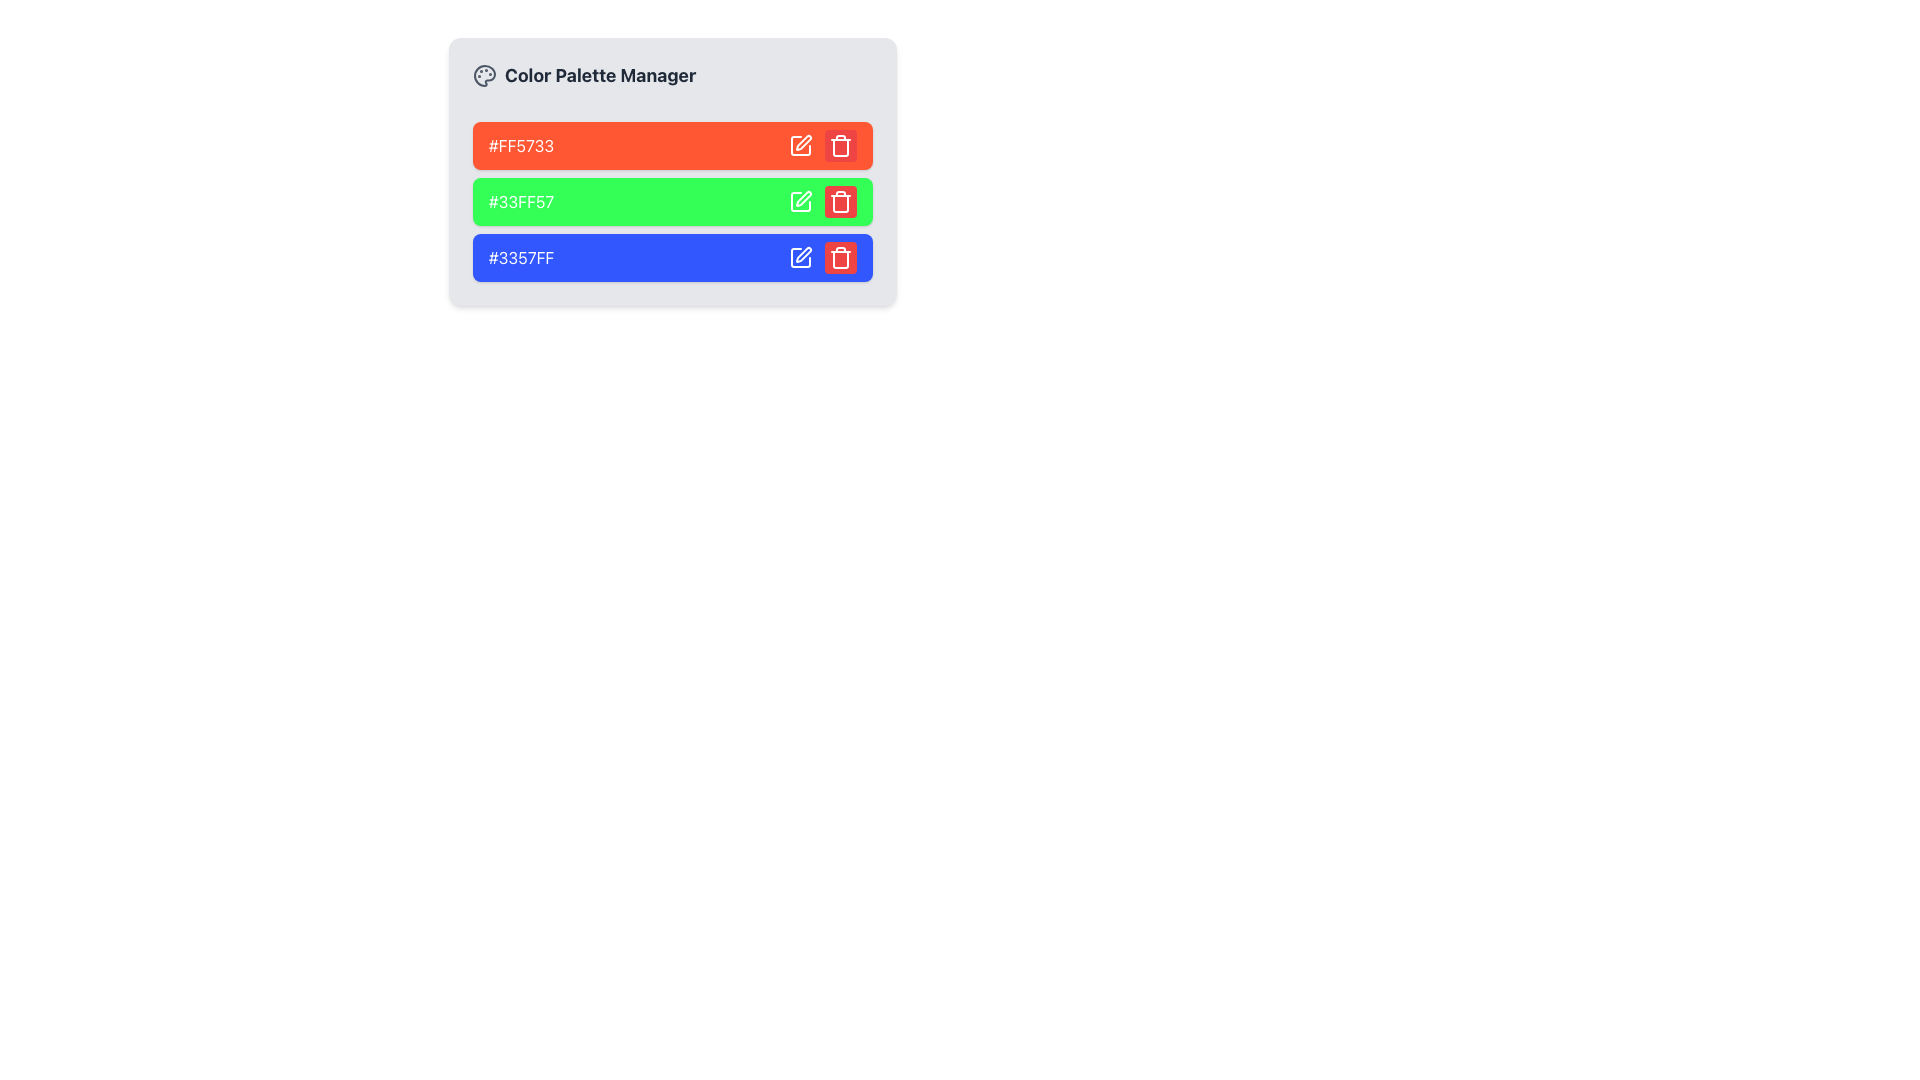 The image size is (1920, 1080). Describe the element at coordinates (840, 201) in the screenshot. I see `the square-shaped red button with a trash icon on the far right of the second row in the color palette list` at that location.